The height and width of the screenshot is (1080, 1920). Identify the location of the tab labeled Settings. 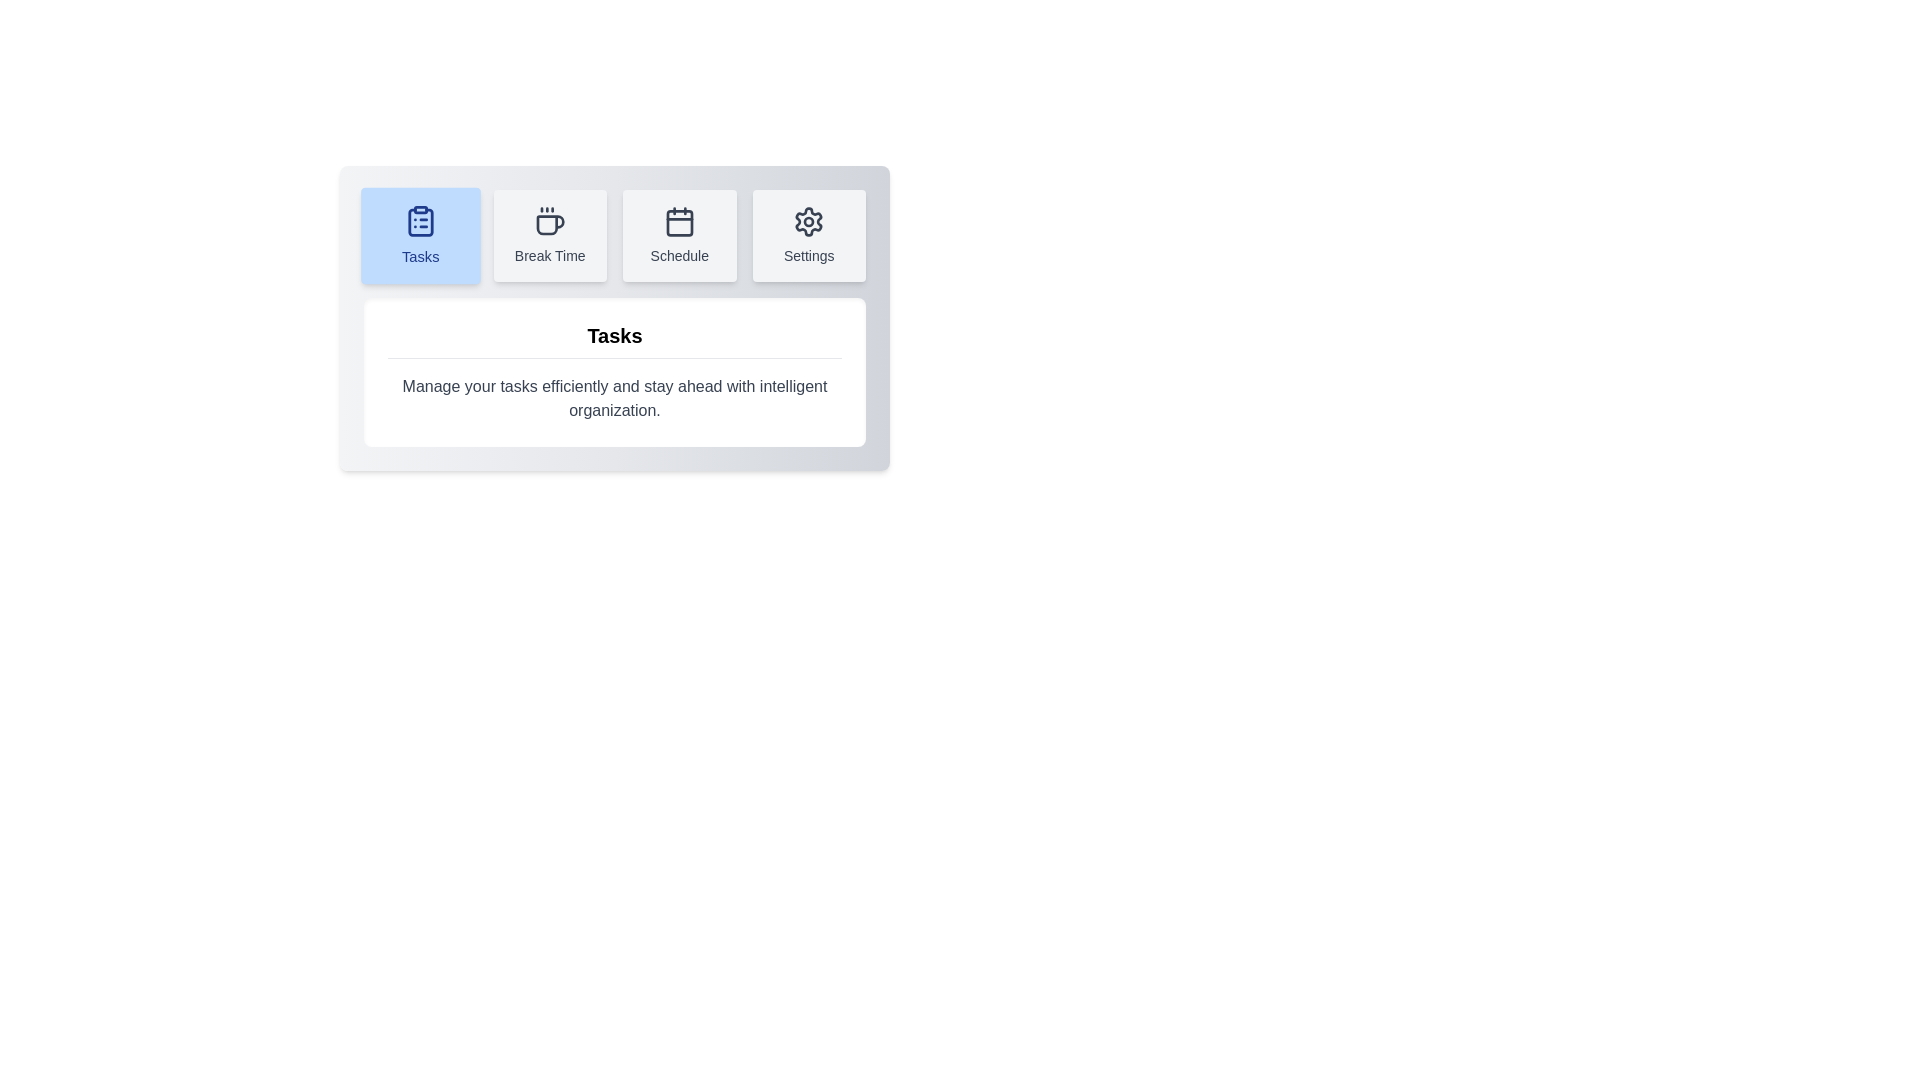
(809, 234).